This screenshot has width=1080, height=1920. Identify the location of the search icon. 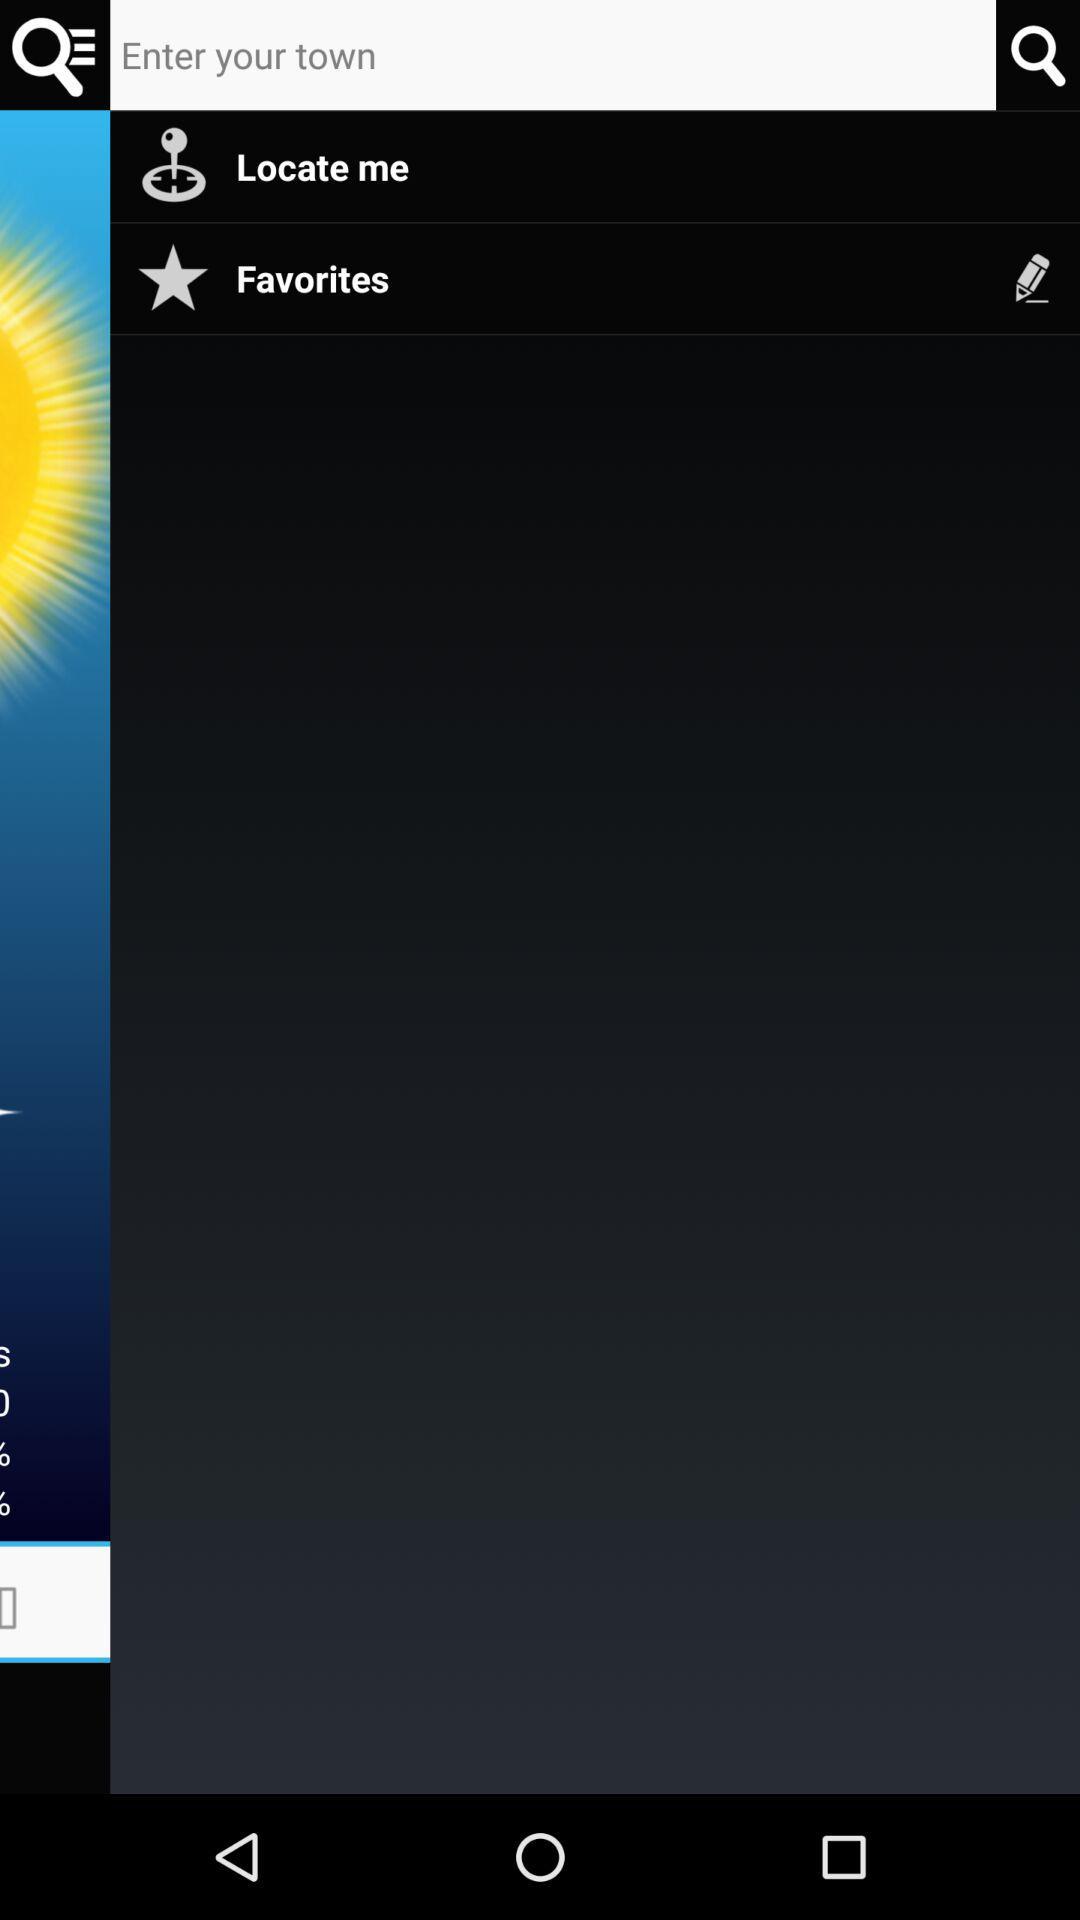
(1036, 54).